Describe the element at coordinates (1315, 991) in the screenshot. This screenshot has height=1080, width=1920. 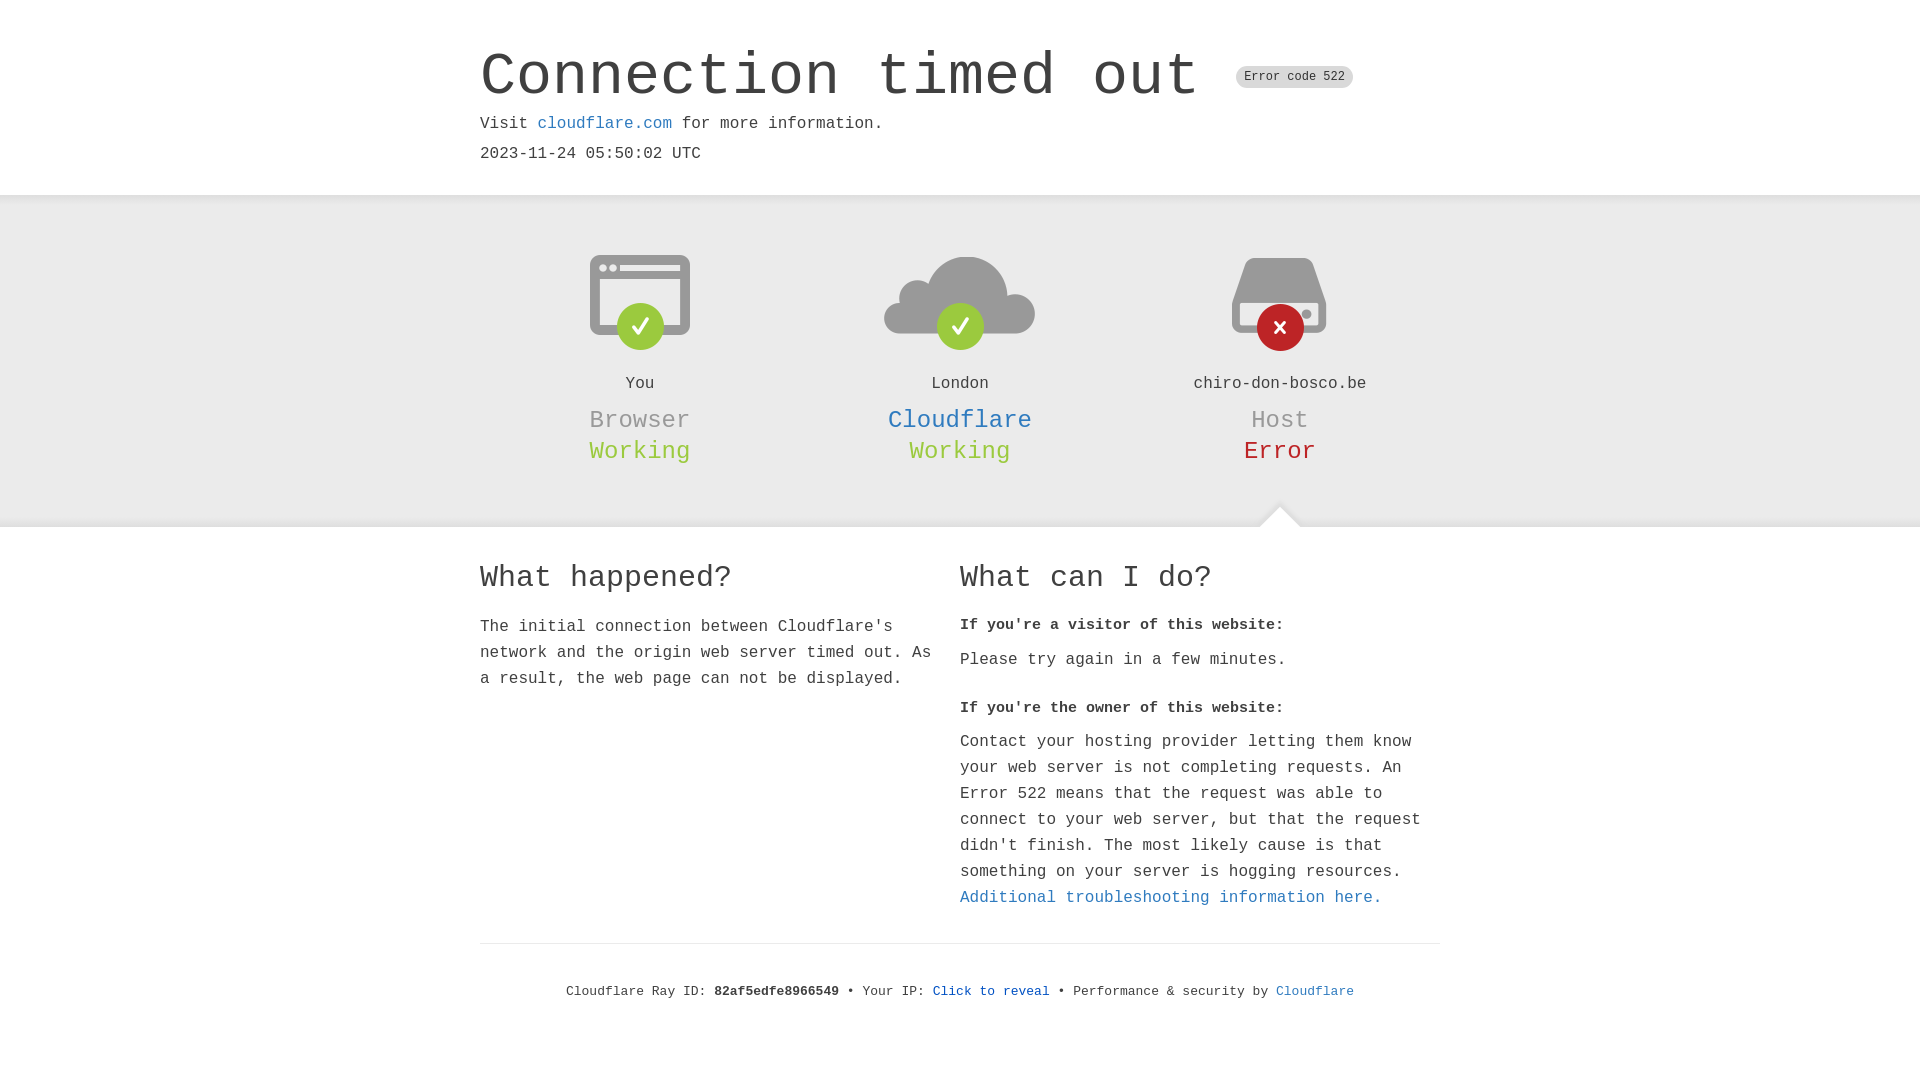
I see `'Cloudflare'` at that location.